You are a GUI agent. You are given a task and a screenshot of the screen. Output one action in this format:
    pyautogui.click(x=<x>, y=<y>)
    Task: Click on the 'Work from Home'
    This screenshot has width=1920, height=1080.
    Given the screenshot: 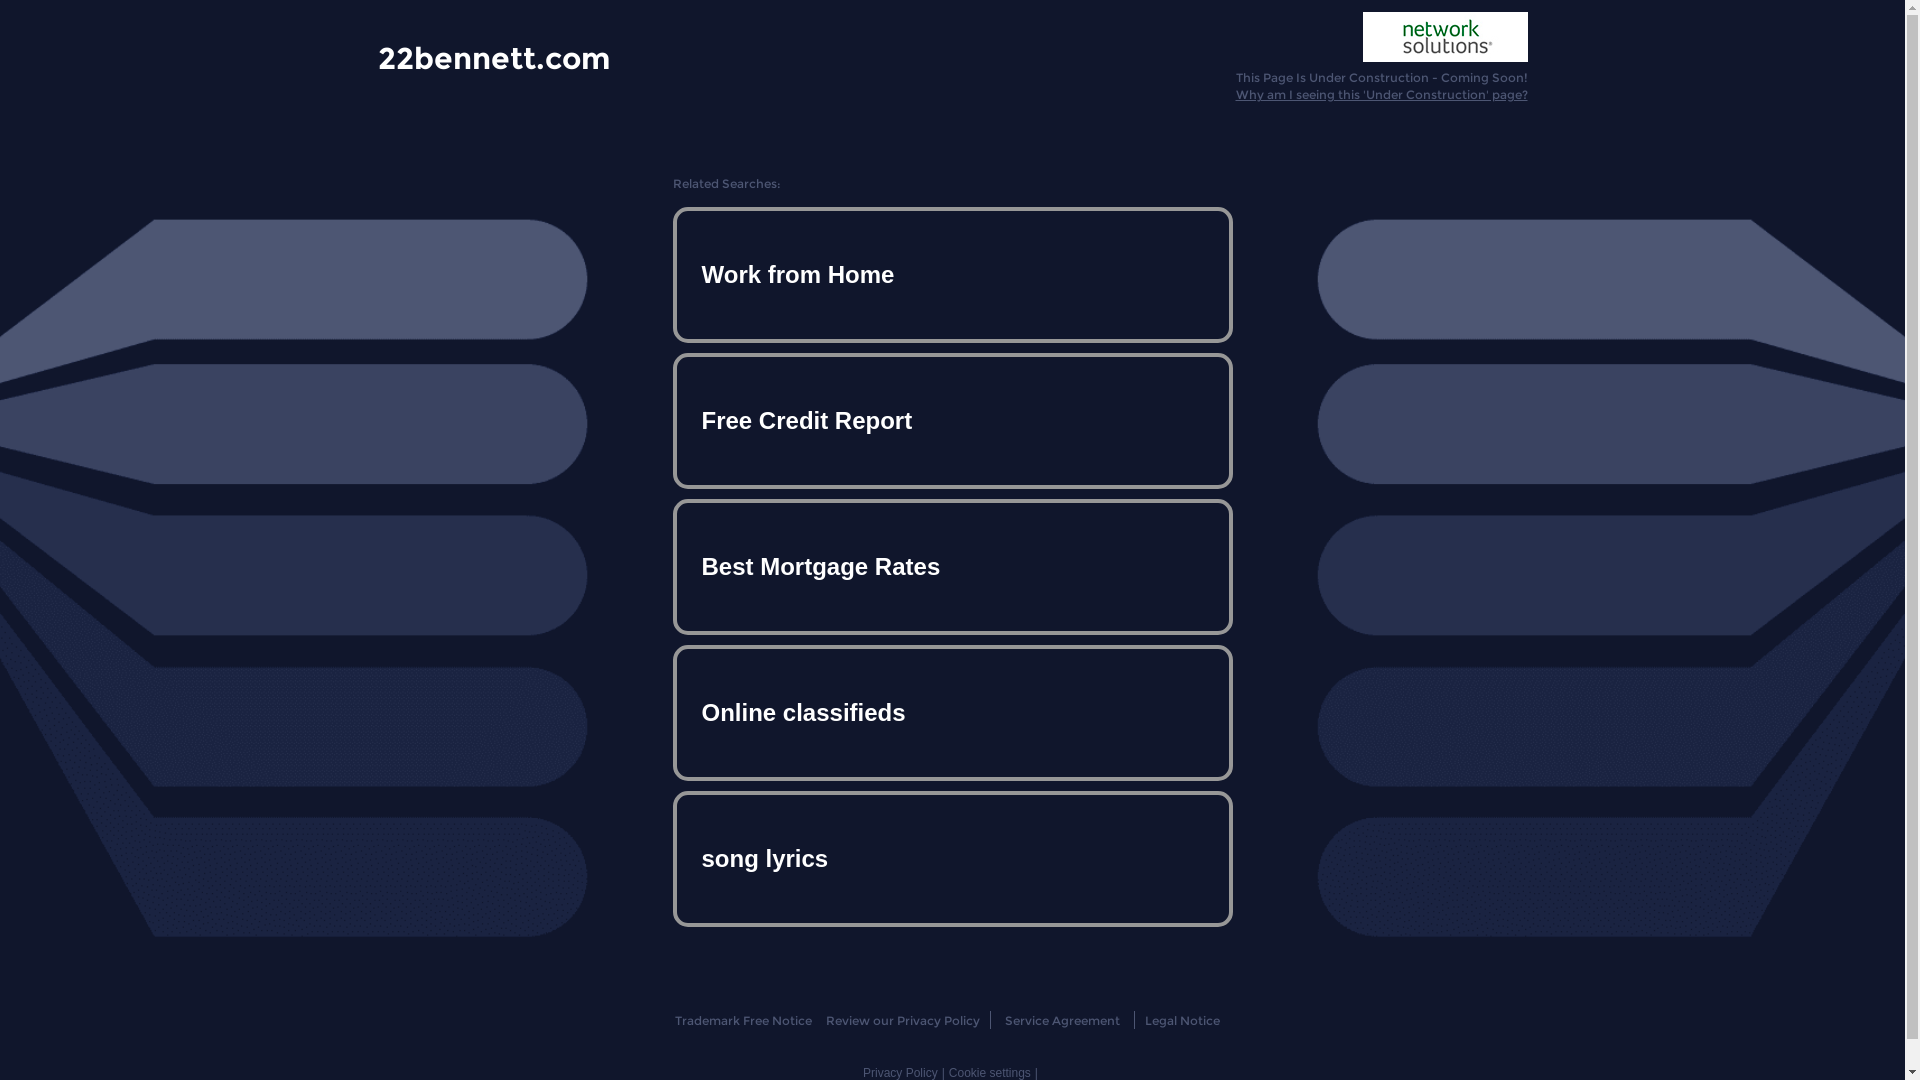 What is the action you would take?
    pyautogui.click(x=950, y=274)
    